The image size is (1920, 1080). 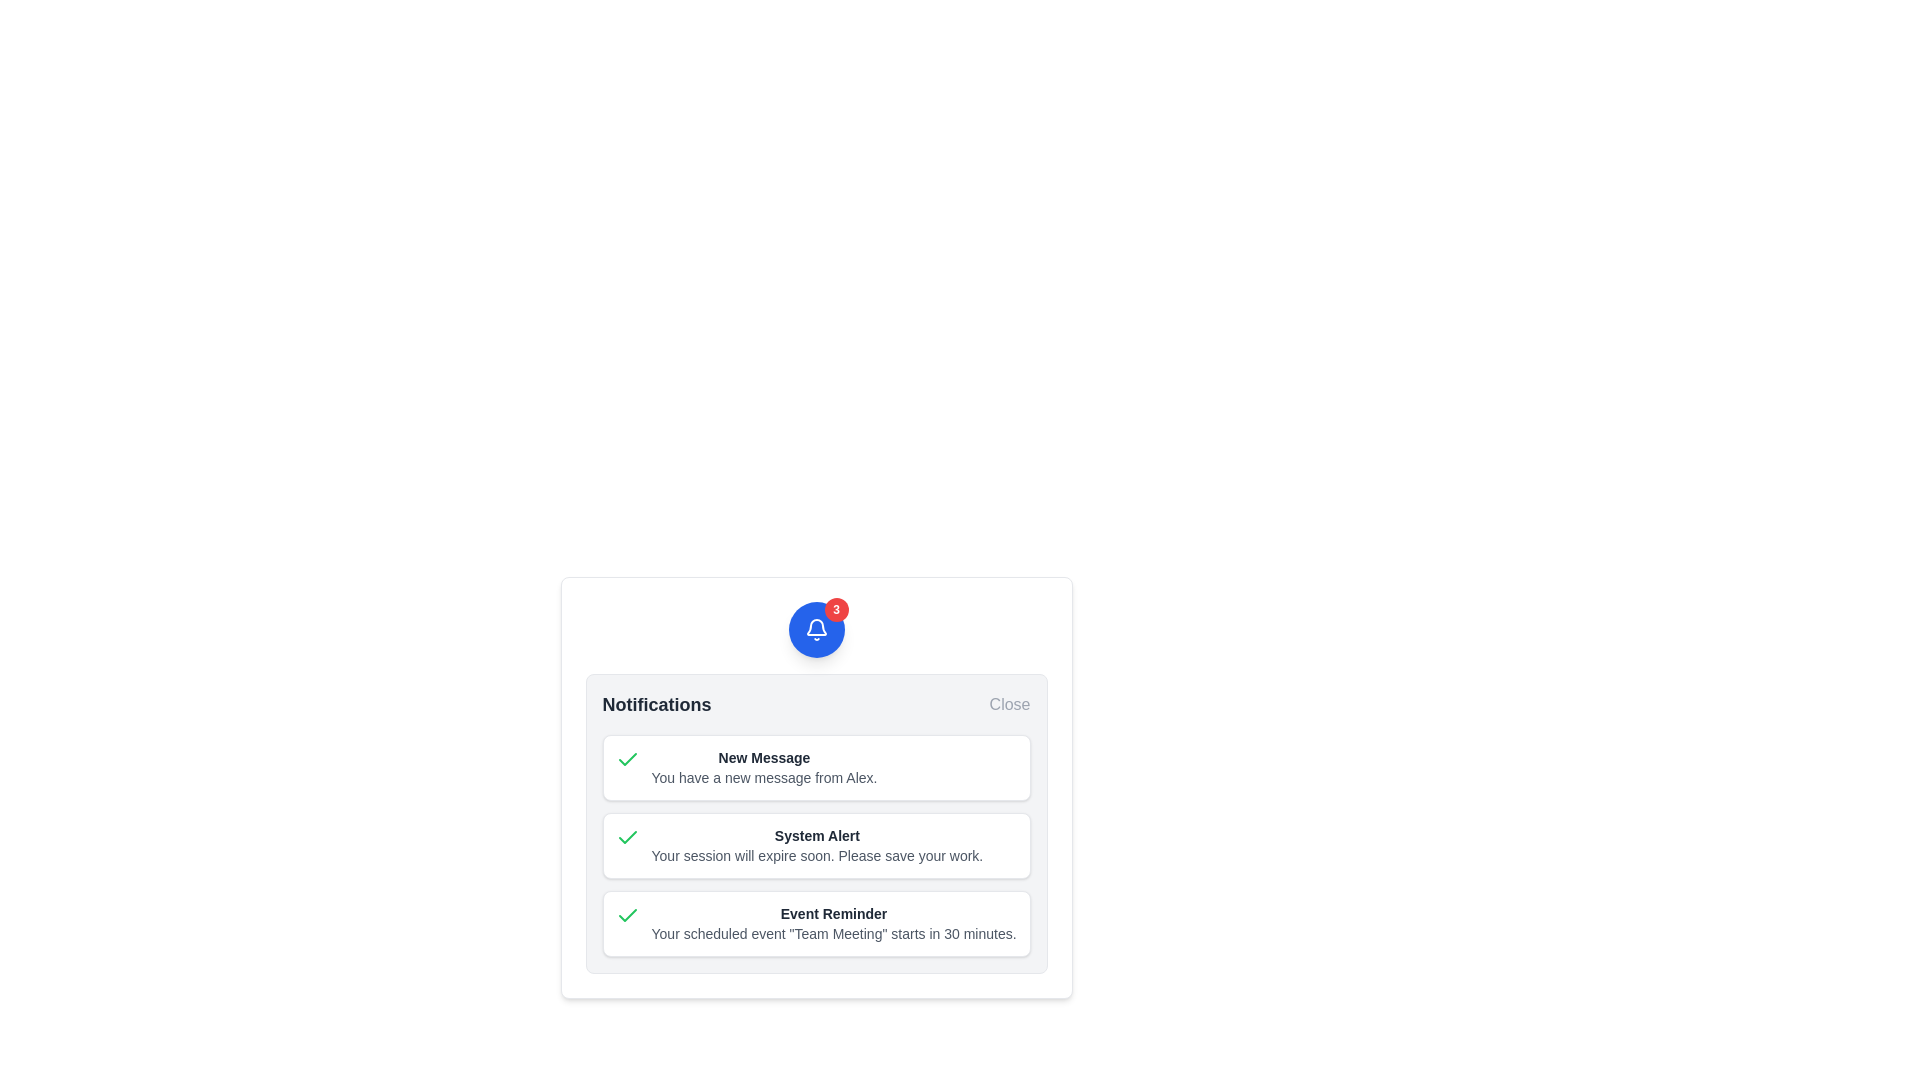 What do you see at coordinates (834, 924) in the screenshot?
I see `the last notification element titled 'Event Reminder' which displays the message 'Your scheduled event "Team Meeting" starts in 30 minutes.'` at bounding box center [834, 924].